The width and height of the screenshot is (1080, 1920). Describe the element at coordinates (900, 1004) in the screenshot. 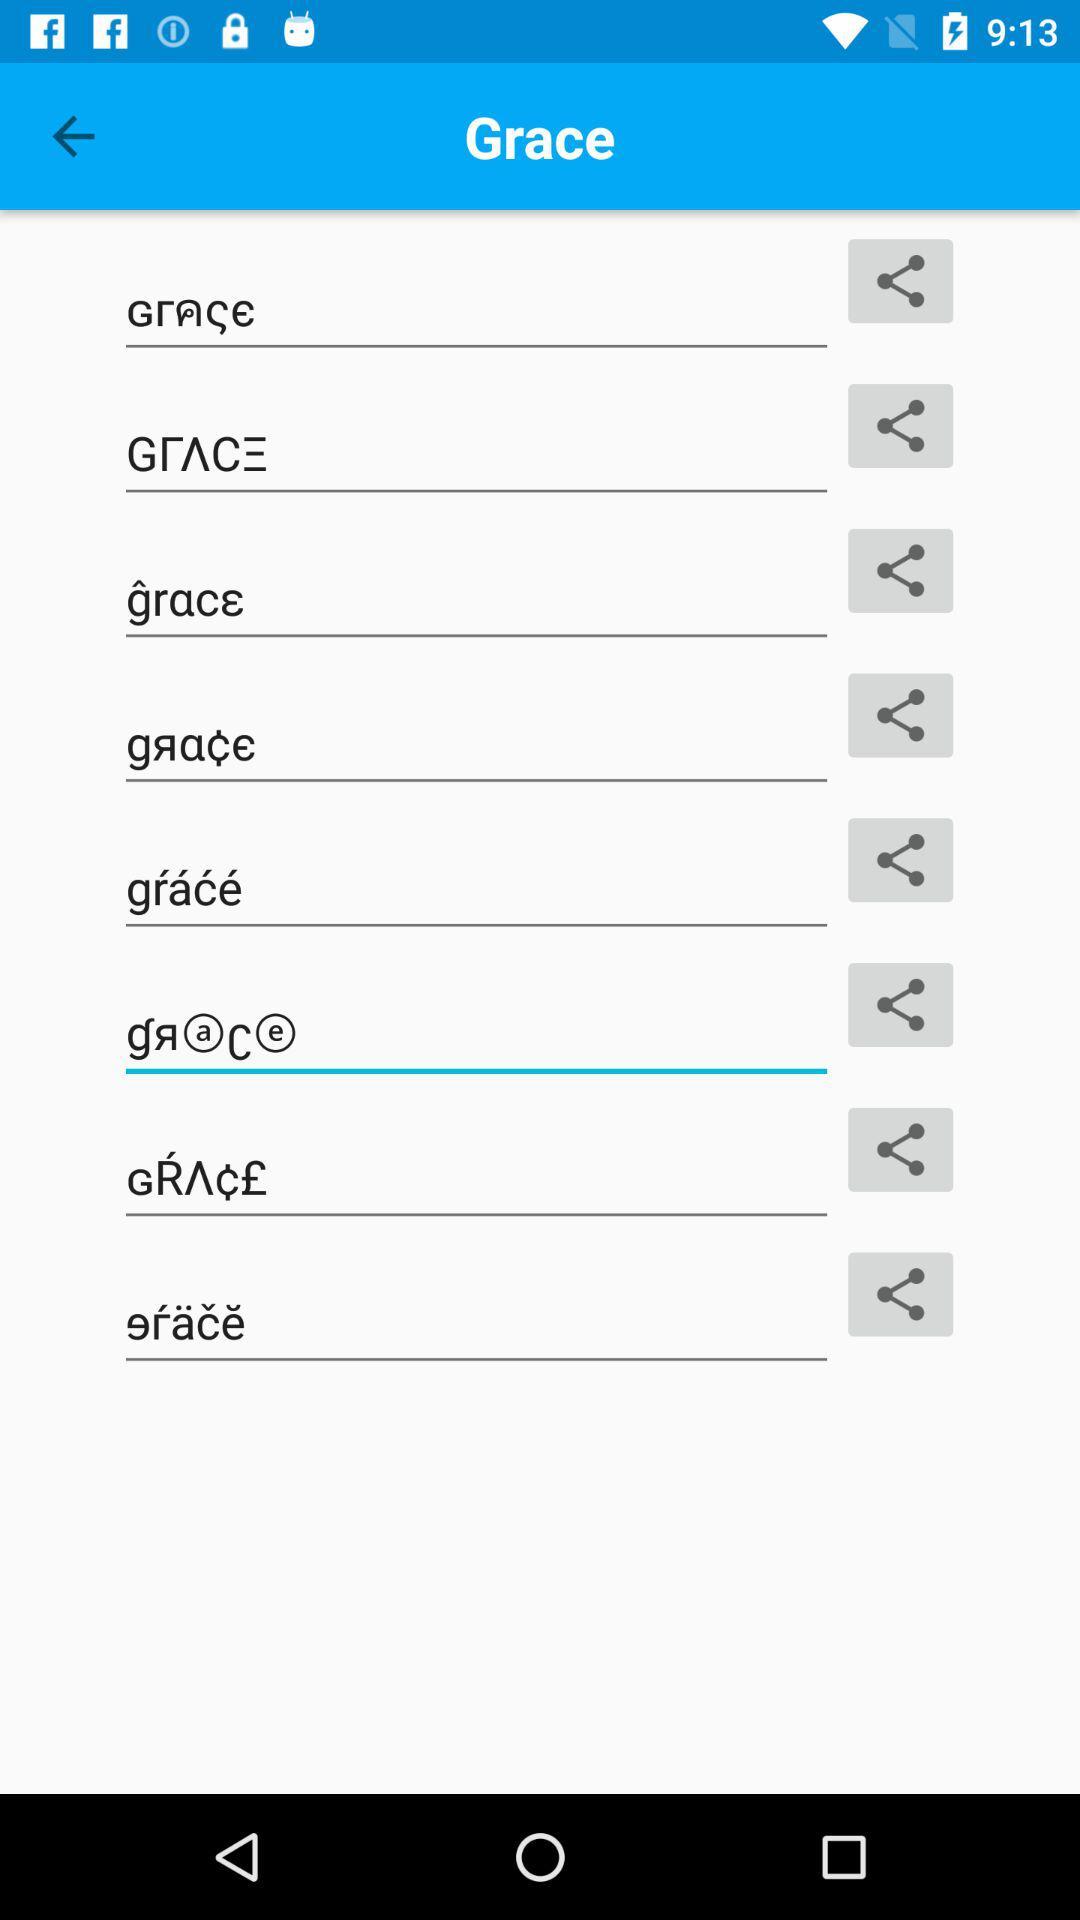

I see `the share icon` at that location.